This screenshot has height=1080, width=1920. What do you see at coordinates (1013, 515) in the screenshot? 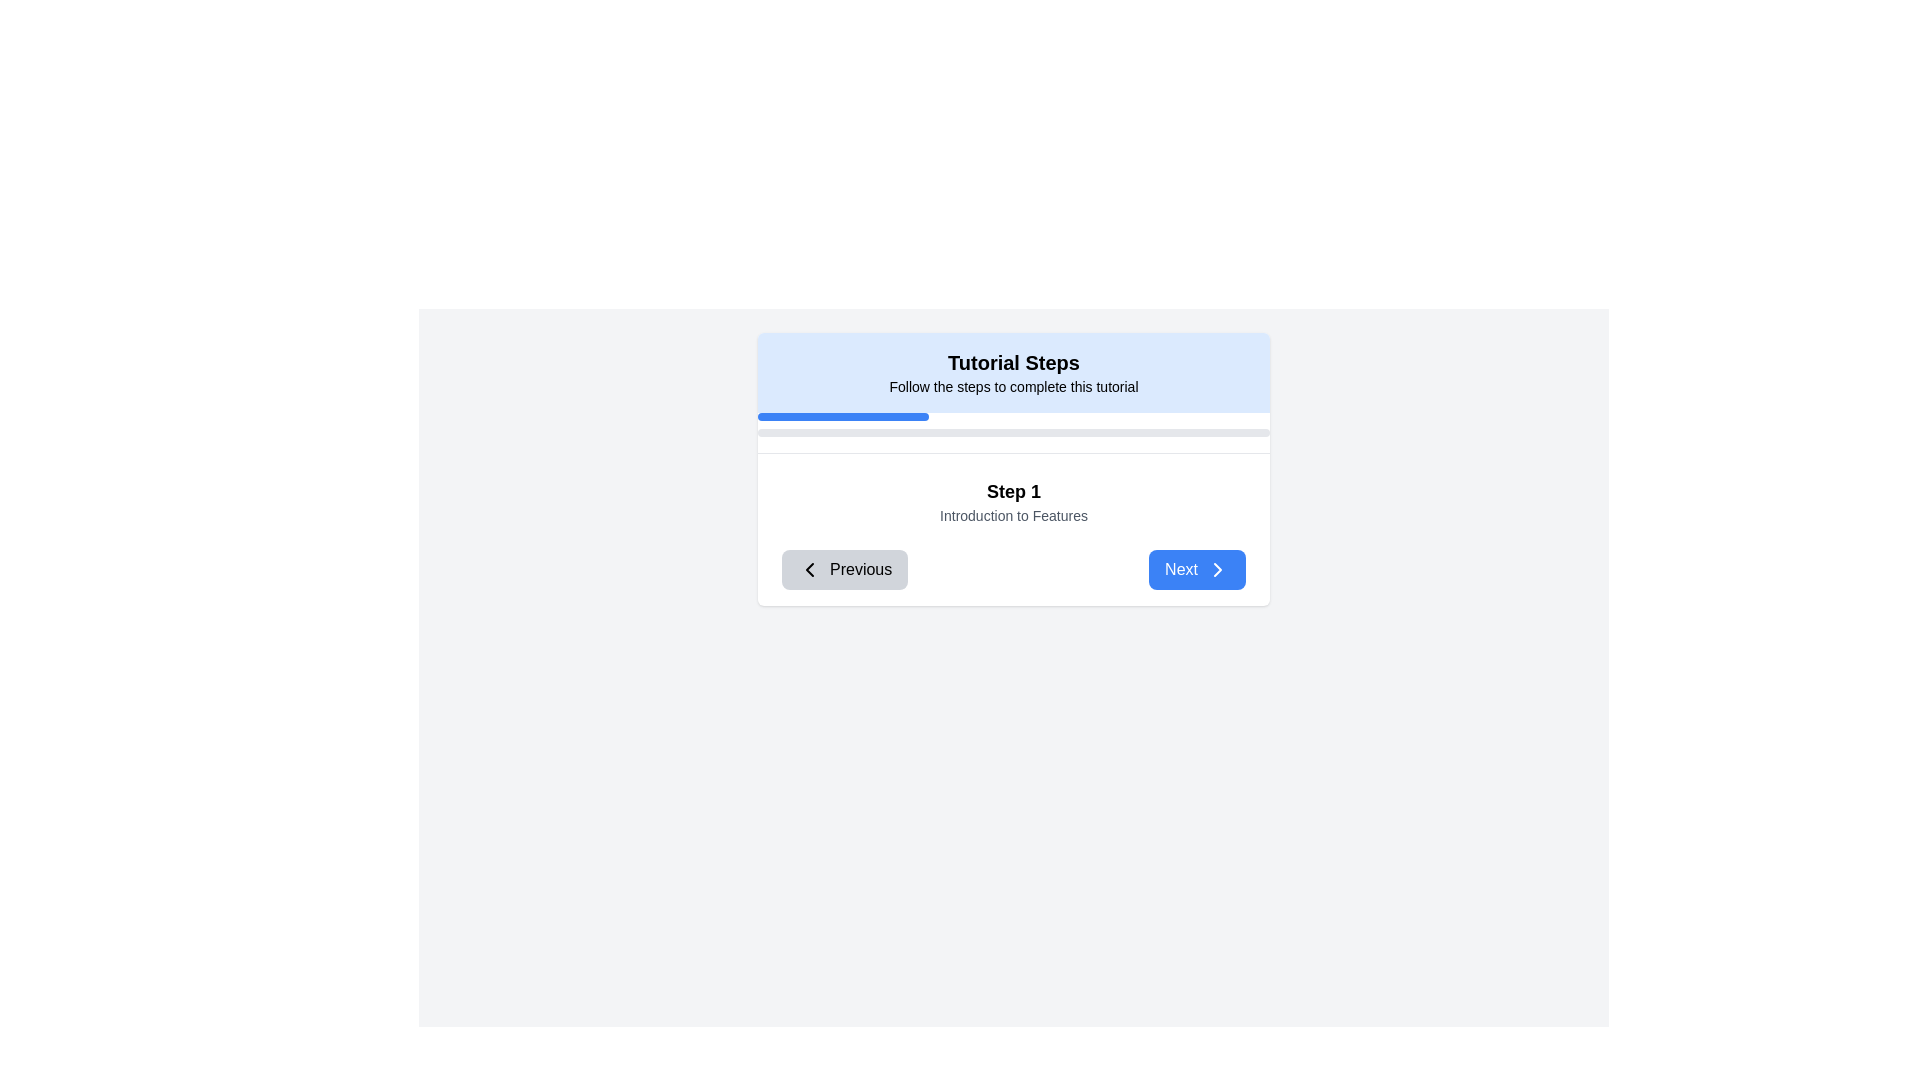
I see `the descriptive text element for the tutorial step located below the 'Step 1' heading in the central panel labeled 'Tutorial Steps'` at bounding box center [1013, 515].